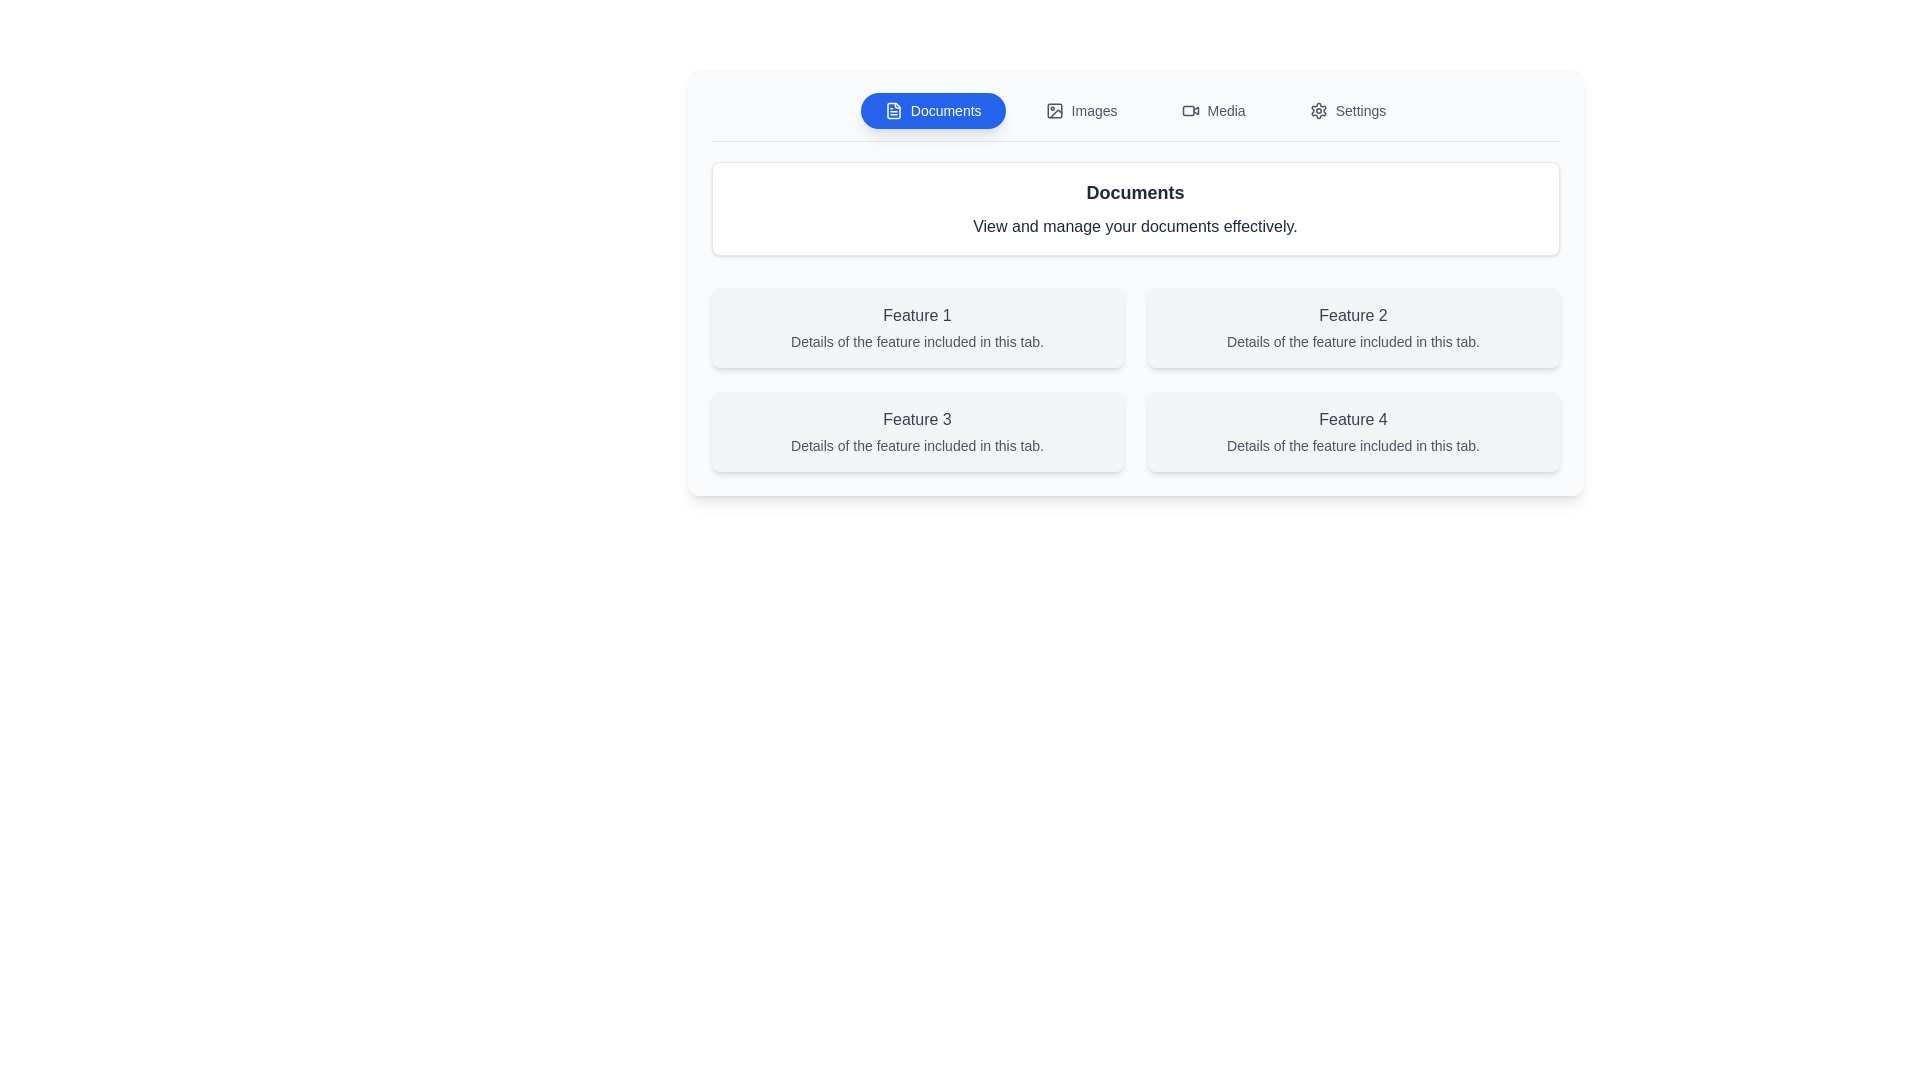 The image size is (1920, 1080). What do you see at coordinates (916, 326) in the screenshot?
I see `the Informational card displaying information about 'Feature 1', which is located in the top-left corner of the grid beneath the 'Documents' header` at bounding box center [916, 326].